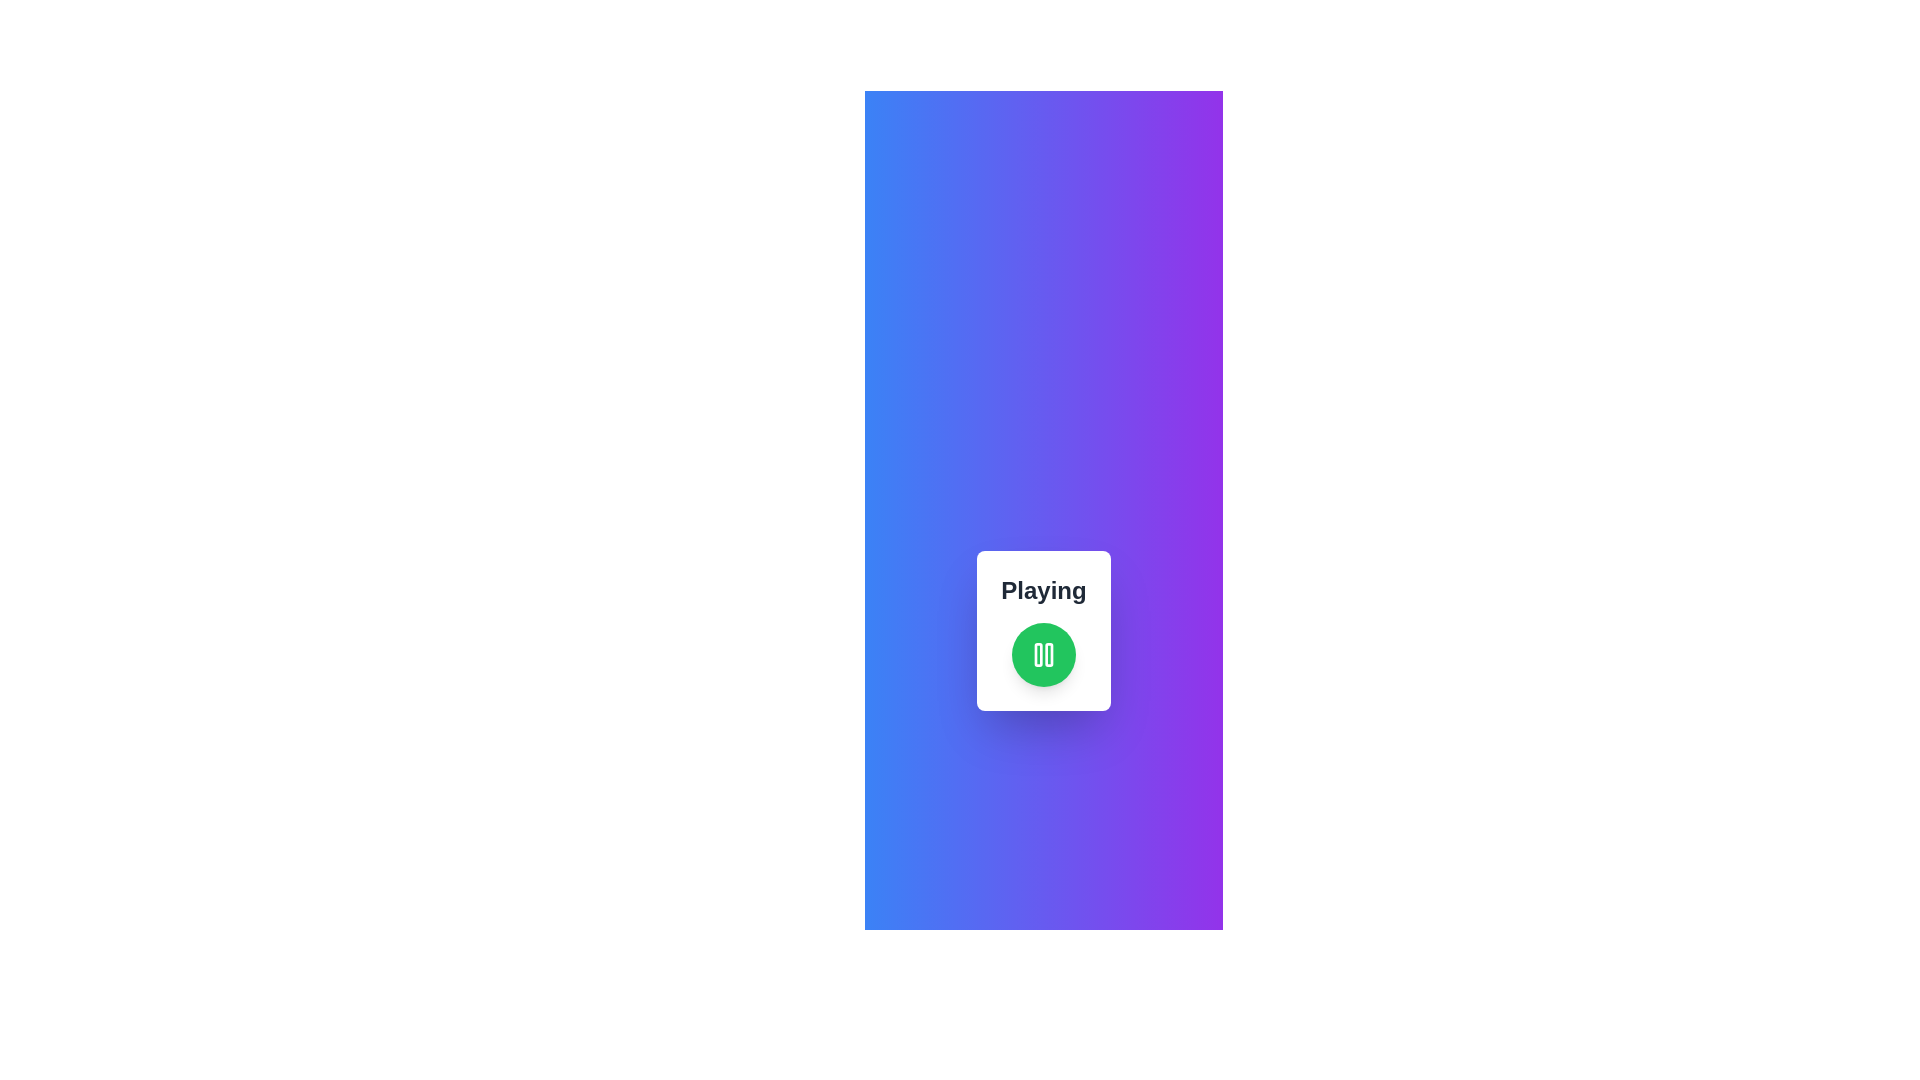 This screenshot has width=1920, height=1080. I want to click on the pause button located beneath the 'Playing' title, so click(1042, 655).